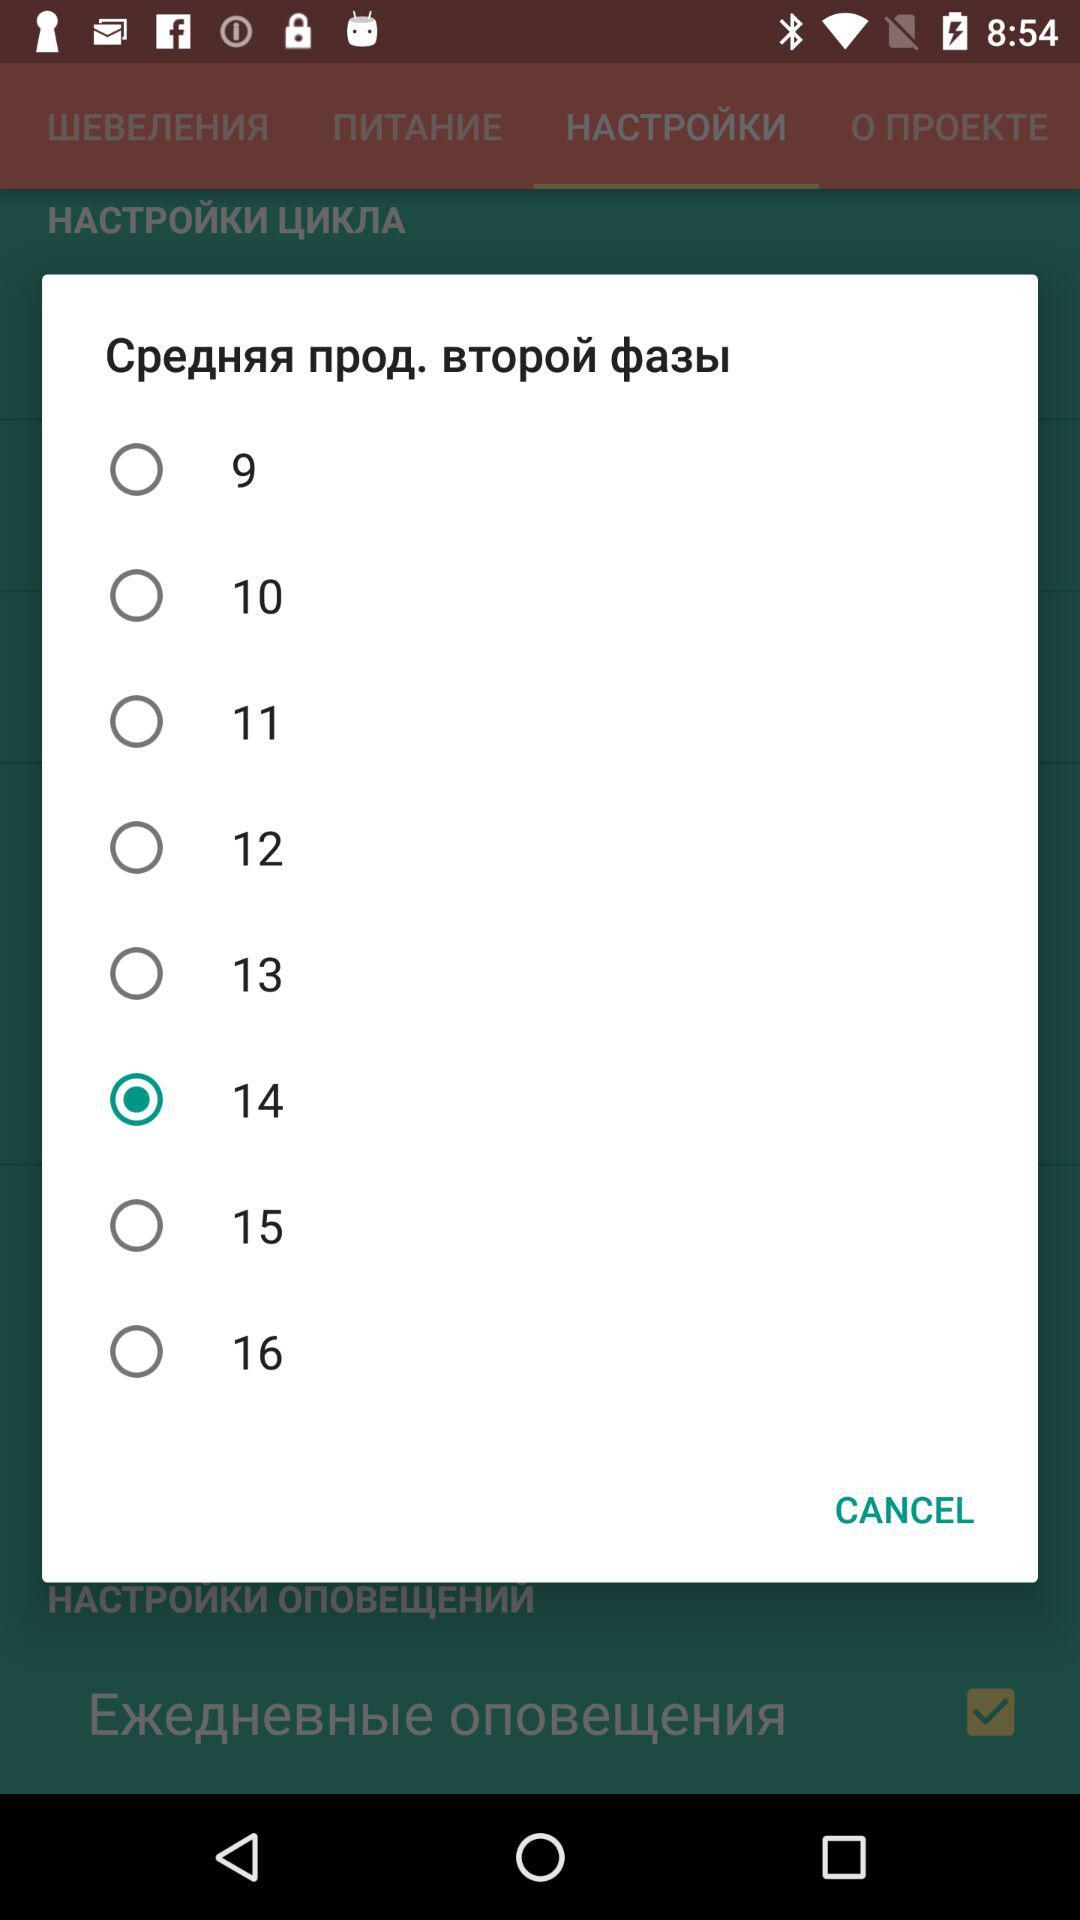 Image resolution: width=1080 pixels, height=1920 pixels. What do you see at coordinates (540, 468) in the screenshot?
I see `the 9` at bounding box center [540, 468].